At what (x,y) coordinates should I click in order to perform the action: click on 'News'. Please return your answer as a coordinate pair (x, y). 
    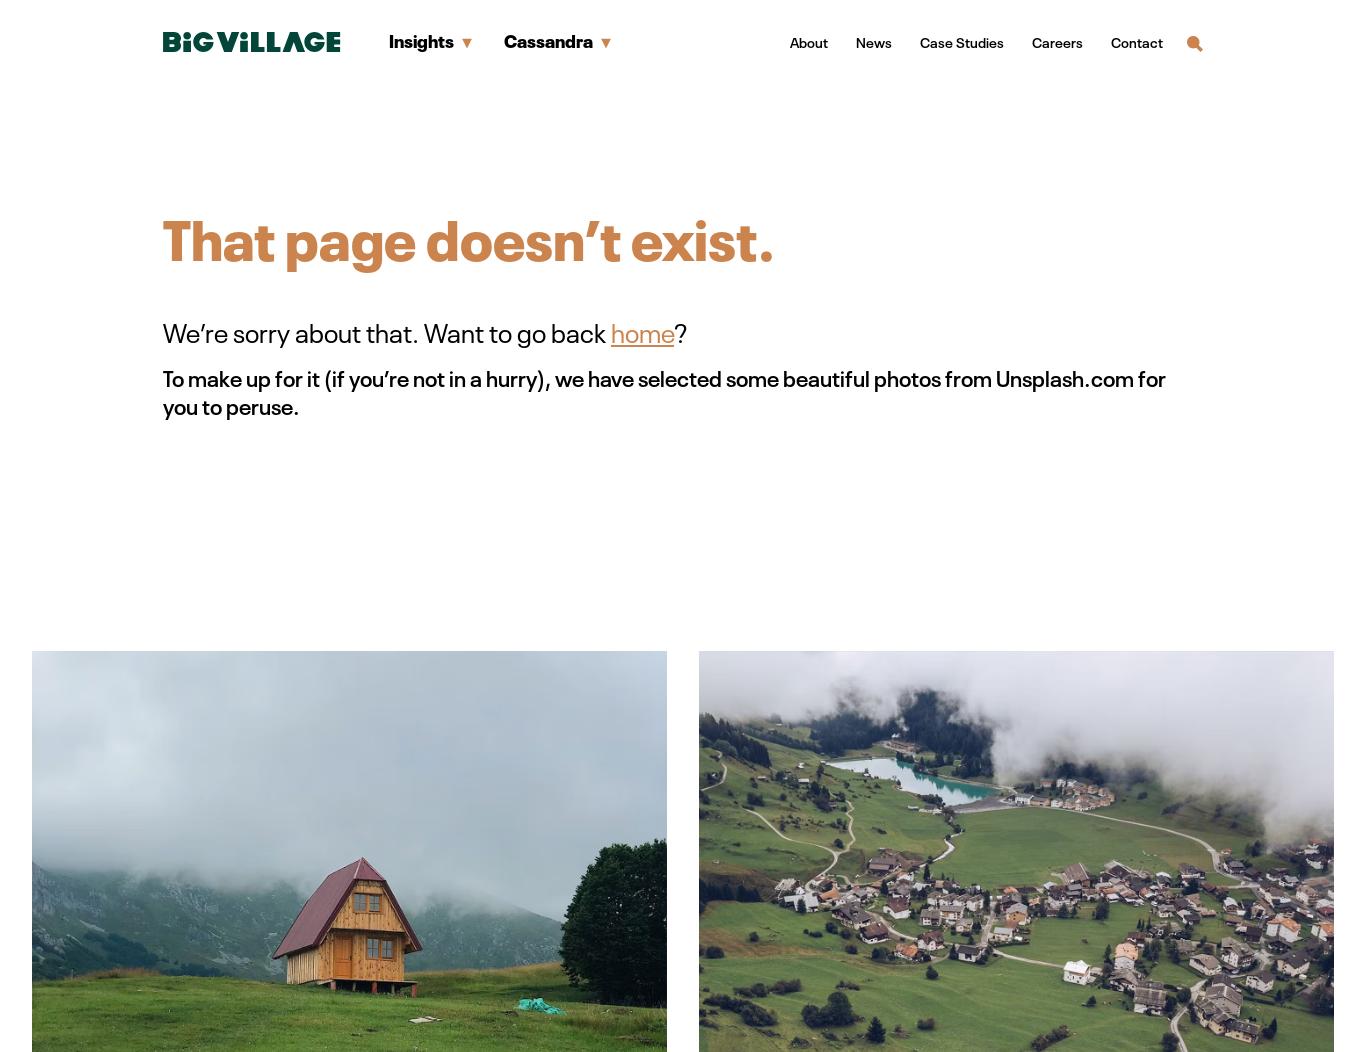
    Looking at the image, I should click on (854, 41).